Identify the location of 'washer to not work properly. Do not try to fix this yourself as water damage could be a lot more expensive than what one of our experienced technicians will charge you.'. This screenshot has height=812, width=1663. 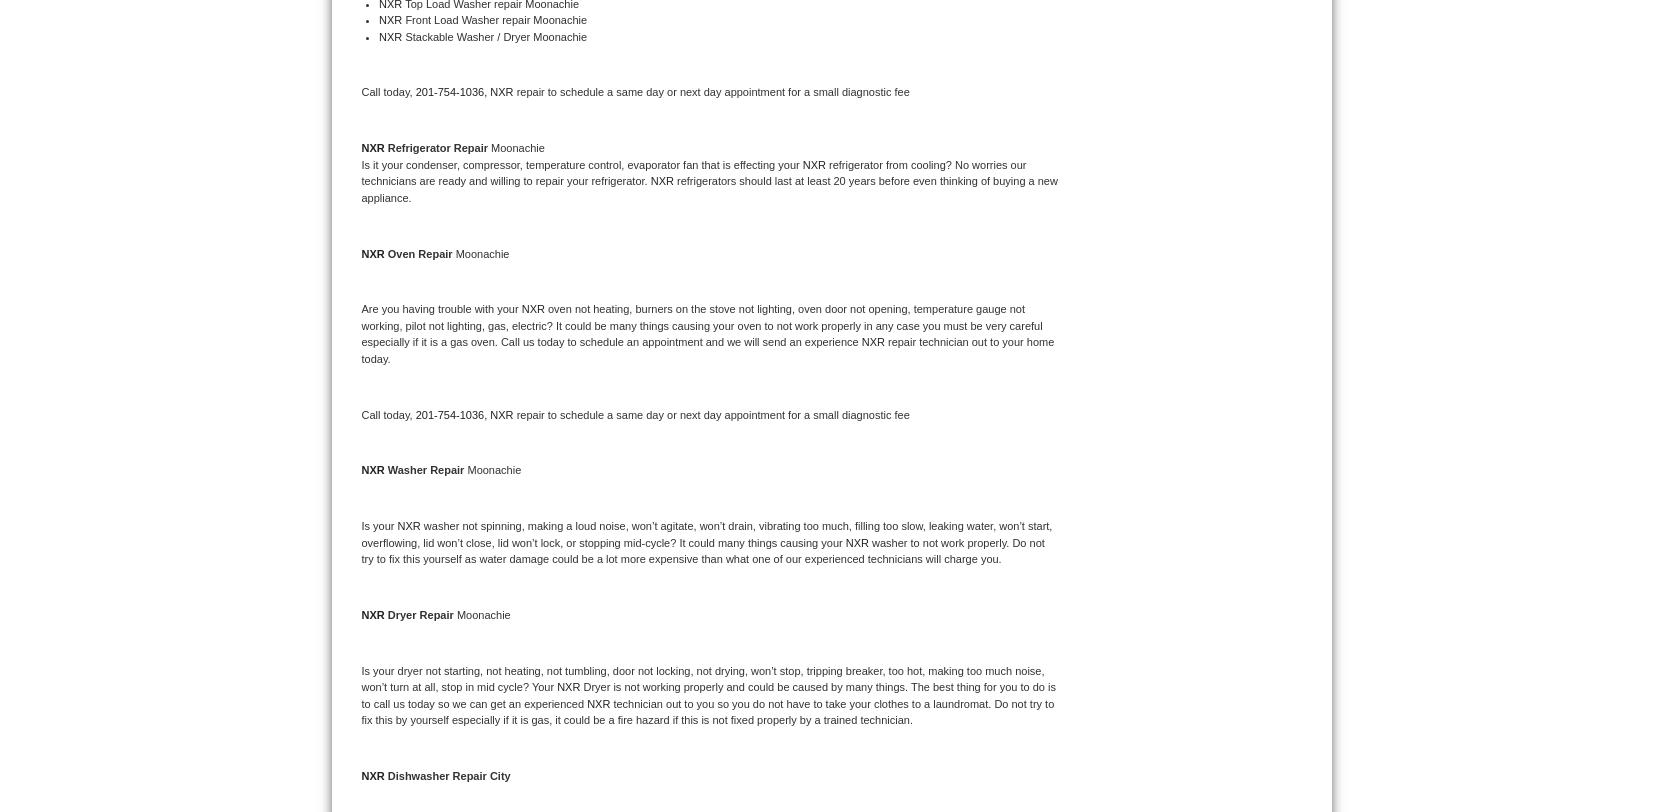
(703, 550).